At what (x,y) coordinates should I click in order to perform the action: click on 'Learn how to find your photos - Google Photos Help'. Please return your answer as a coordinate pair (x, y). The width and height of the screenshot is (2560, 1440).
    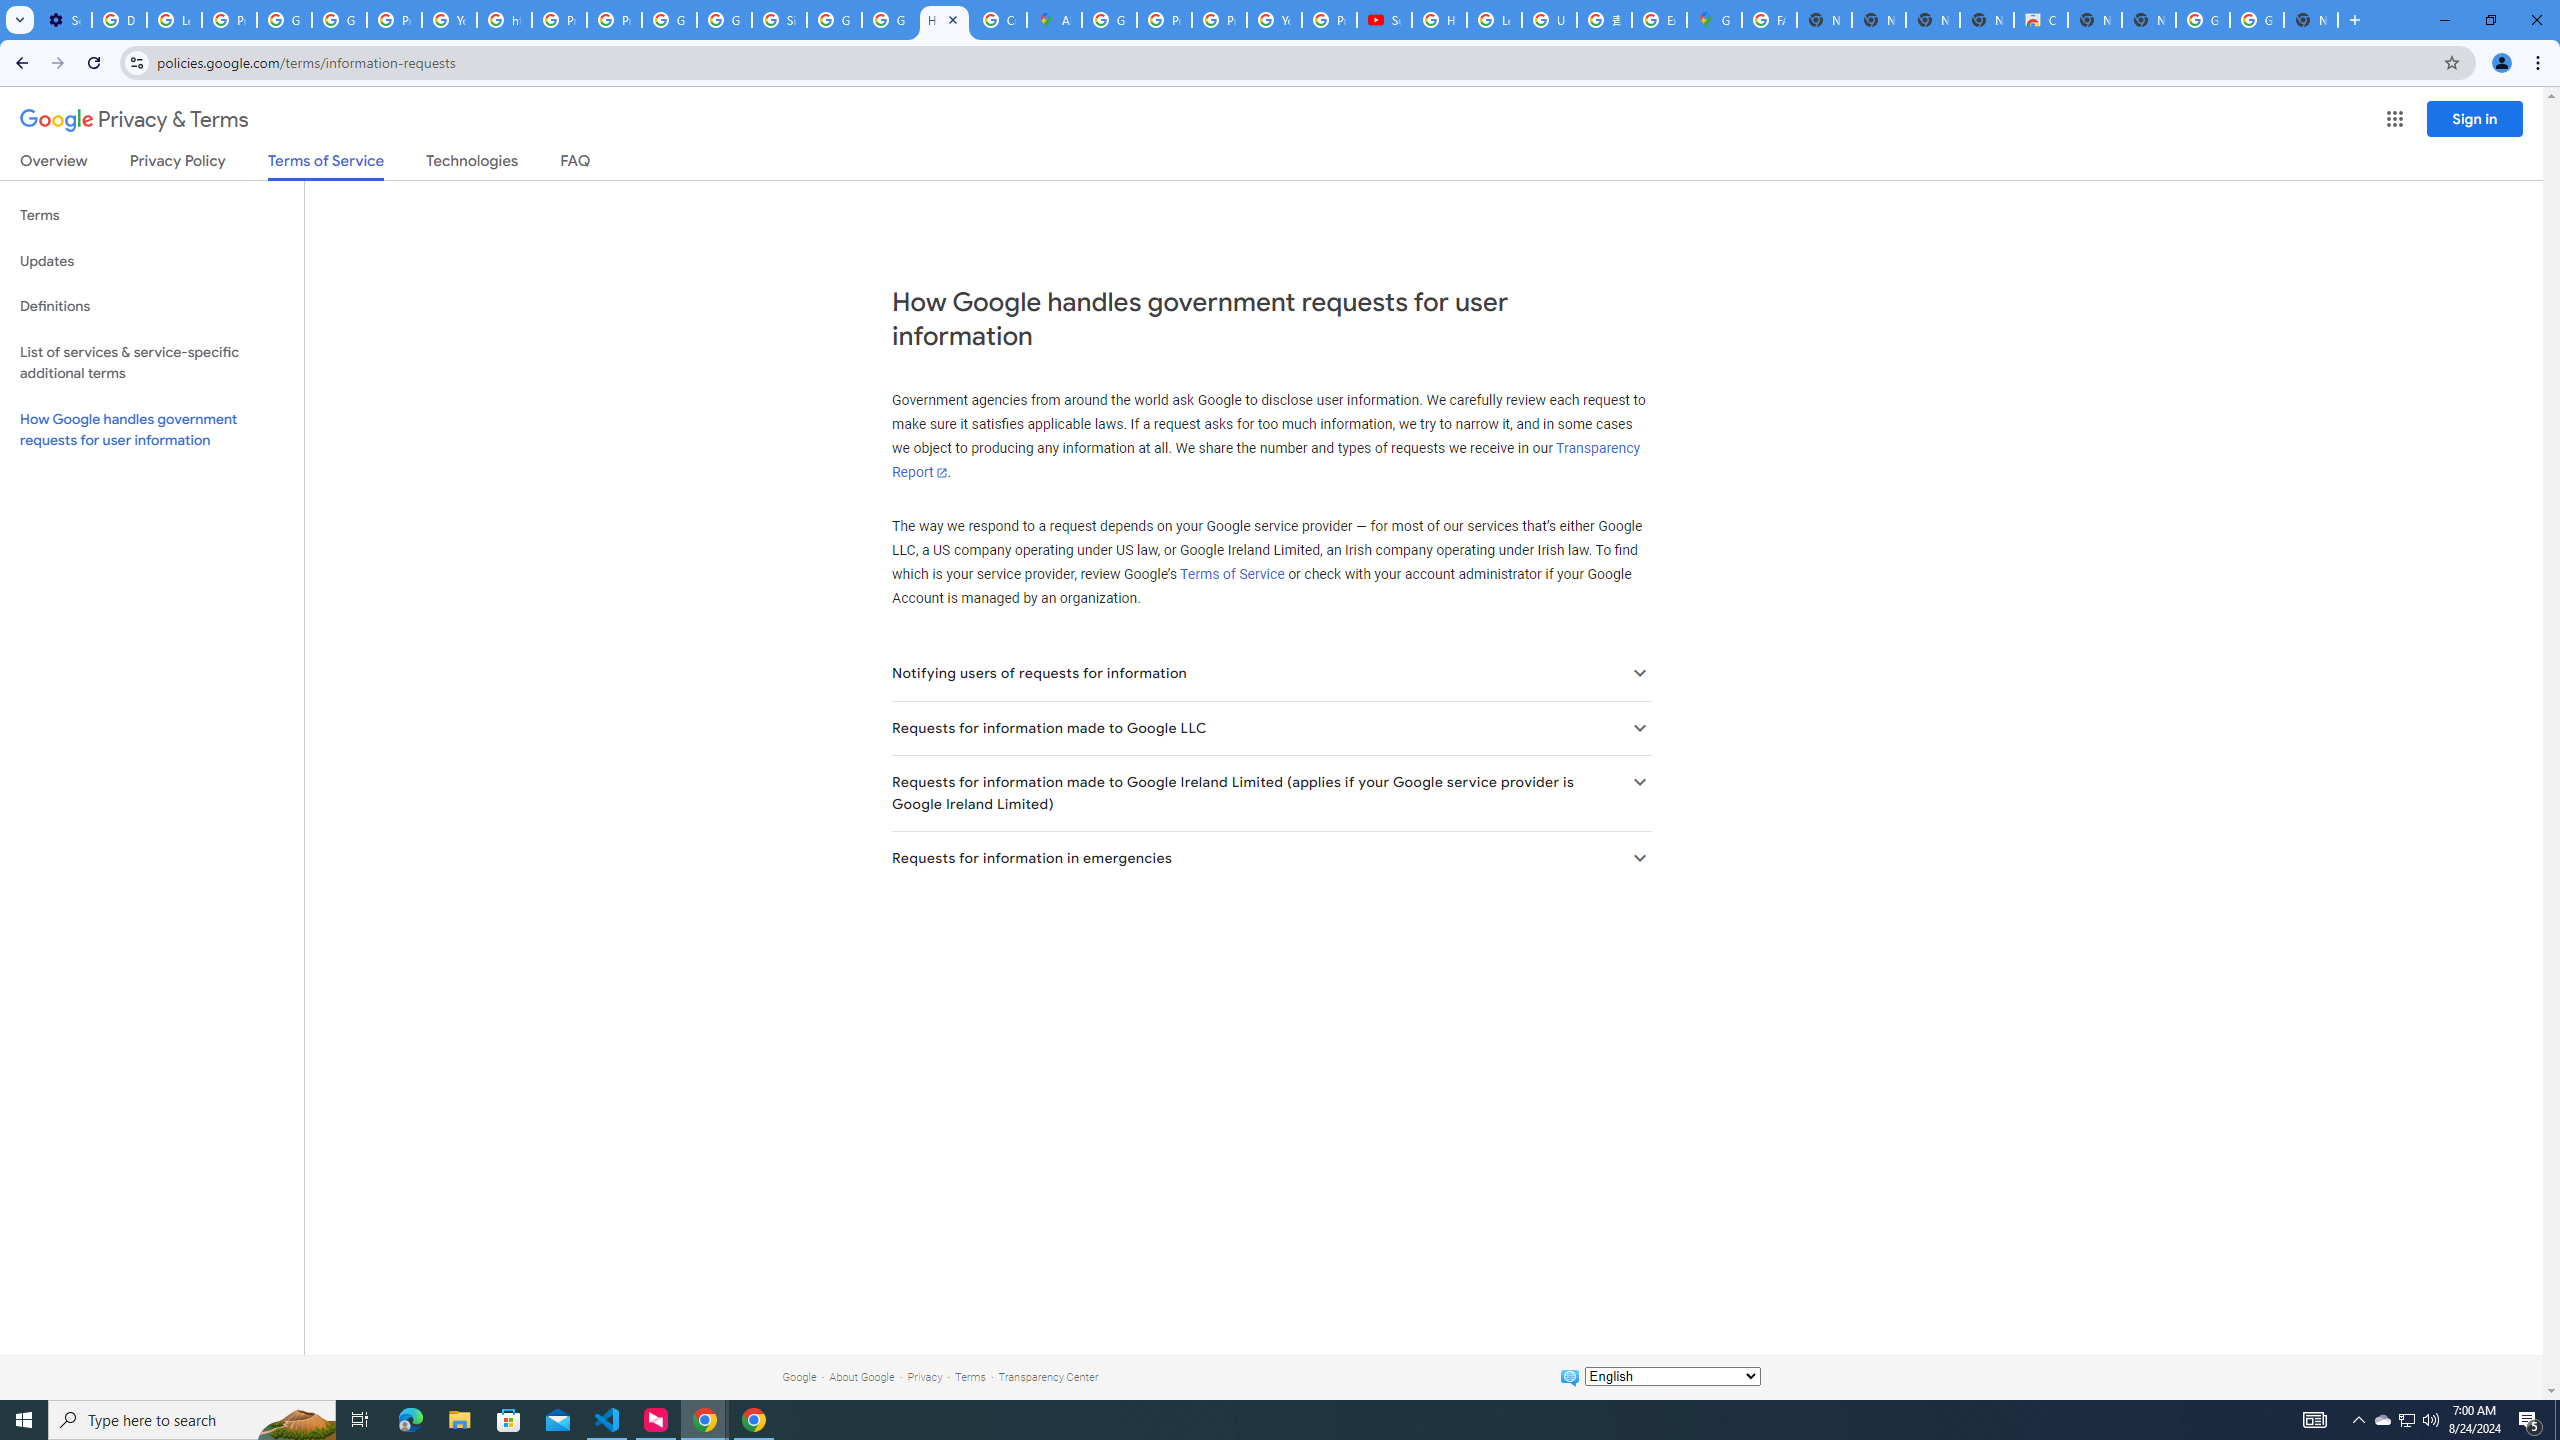
    Looking at the image, I should click on (174, 19).